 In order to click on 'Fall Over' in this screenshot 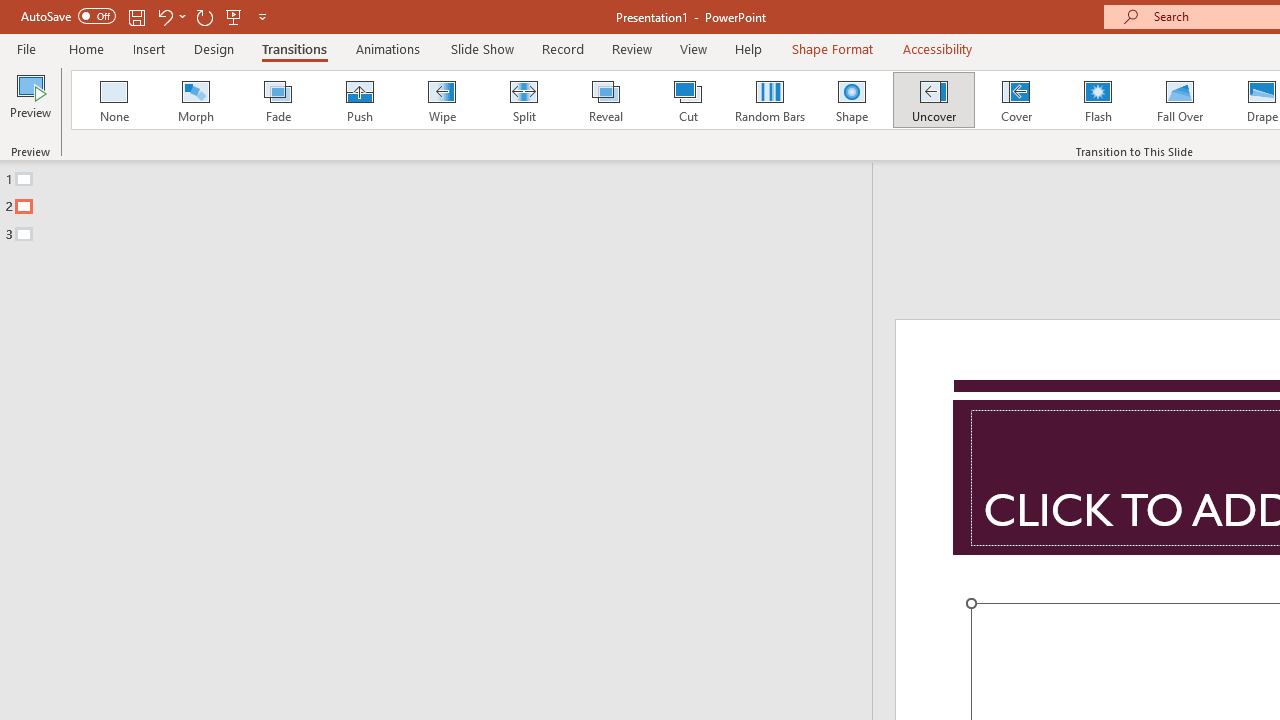, I will do `click(1180, 100)`.